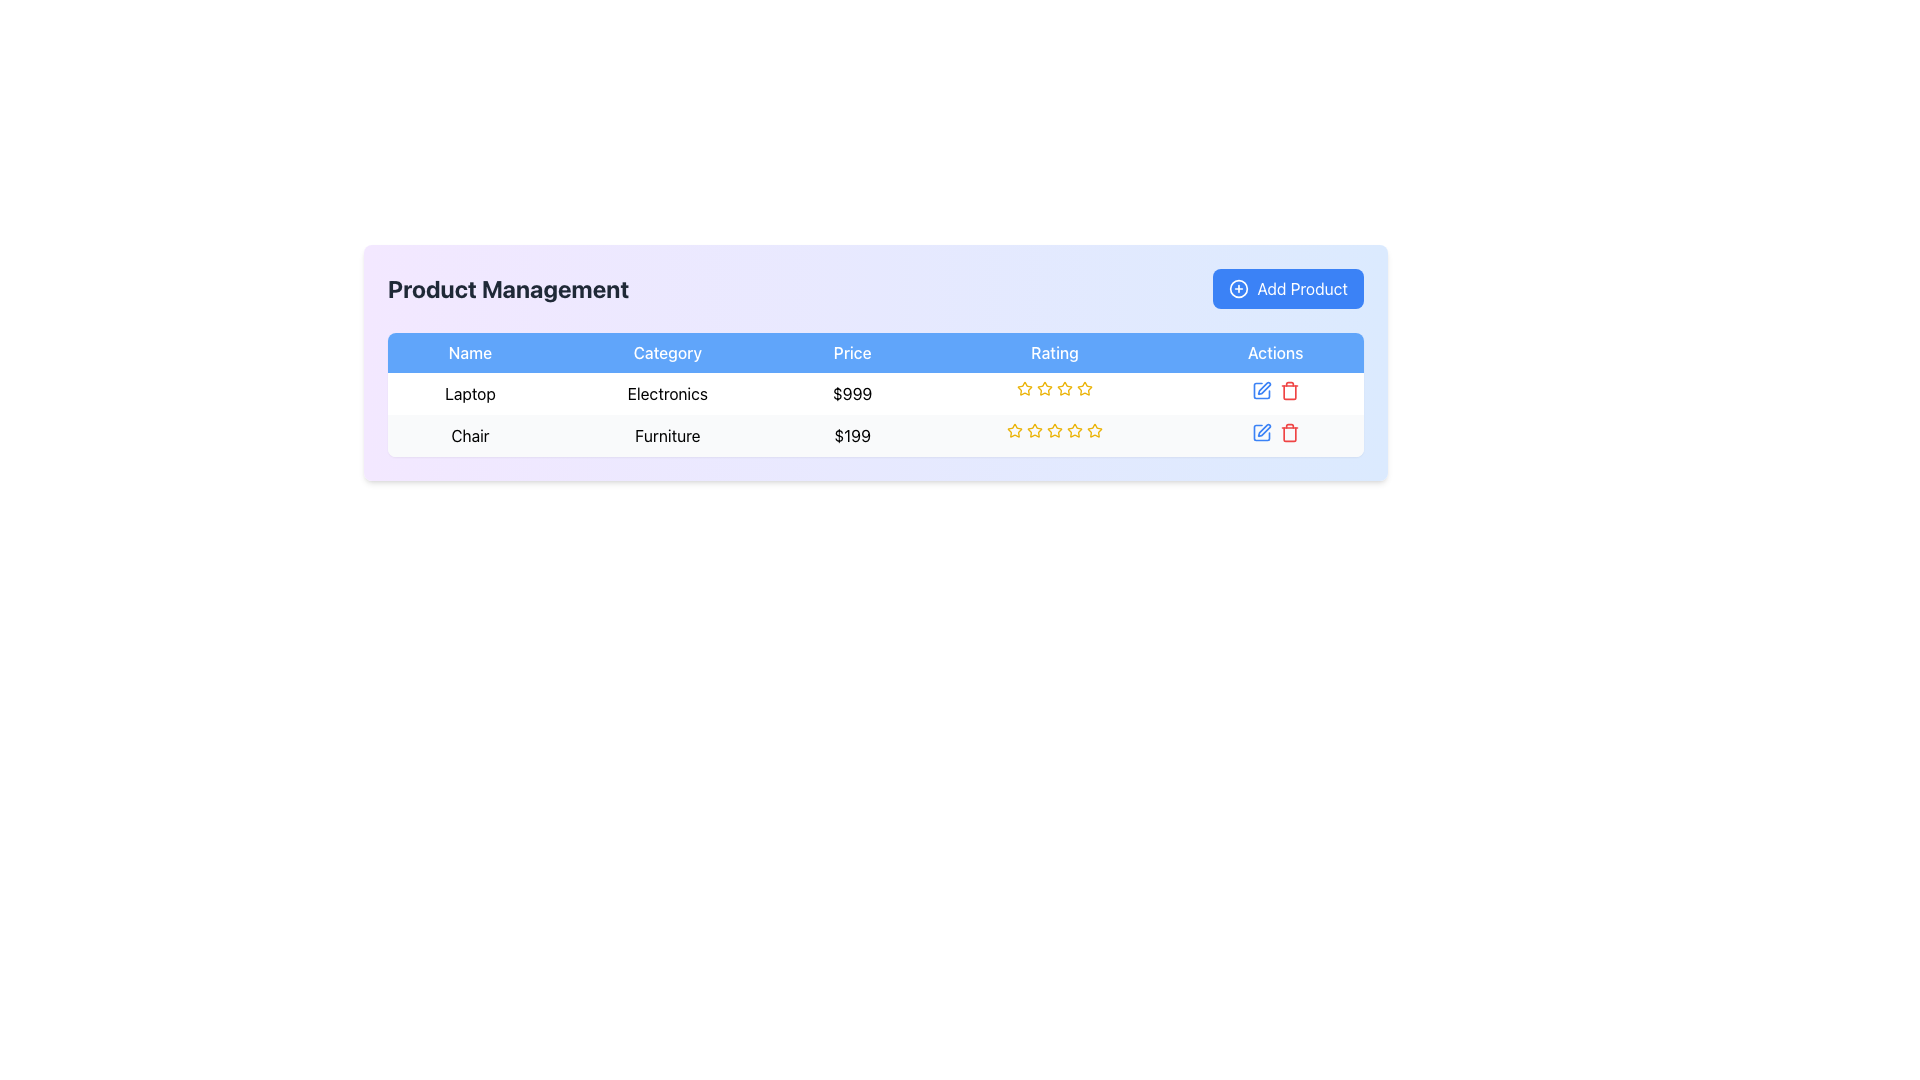 Image resolution: width=1920 pixels, height=1080 pixels. What do you see at coordinates (1064, 388) in the screenshot?
I see `the fourth star icon in the 'Rating' column of the first row ('Laptop' row) in the product management table` at bounding box center [1064, 388].